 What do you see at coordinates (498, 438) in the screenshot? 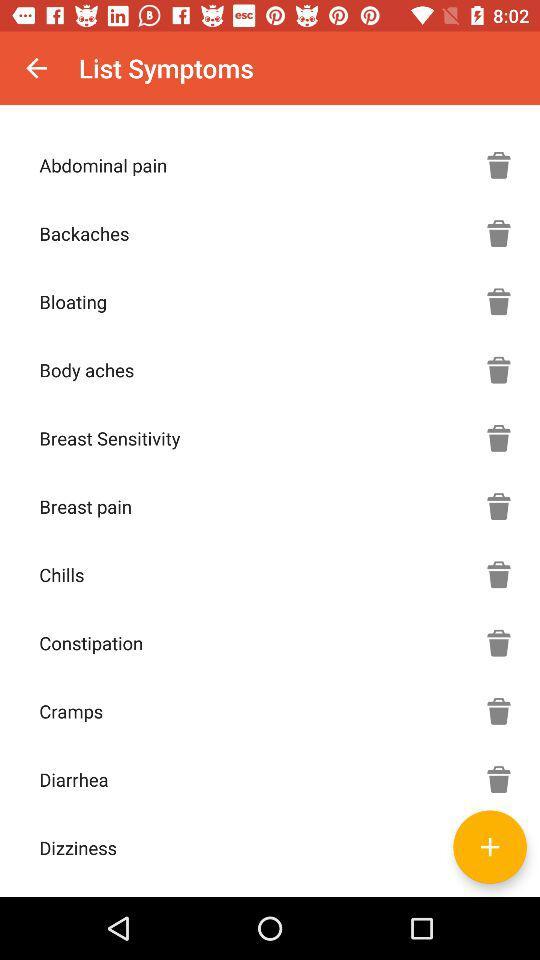
I see `delete option` at bounding box center [498, 438].